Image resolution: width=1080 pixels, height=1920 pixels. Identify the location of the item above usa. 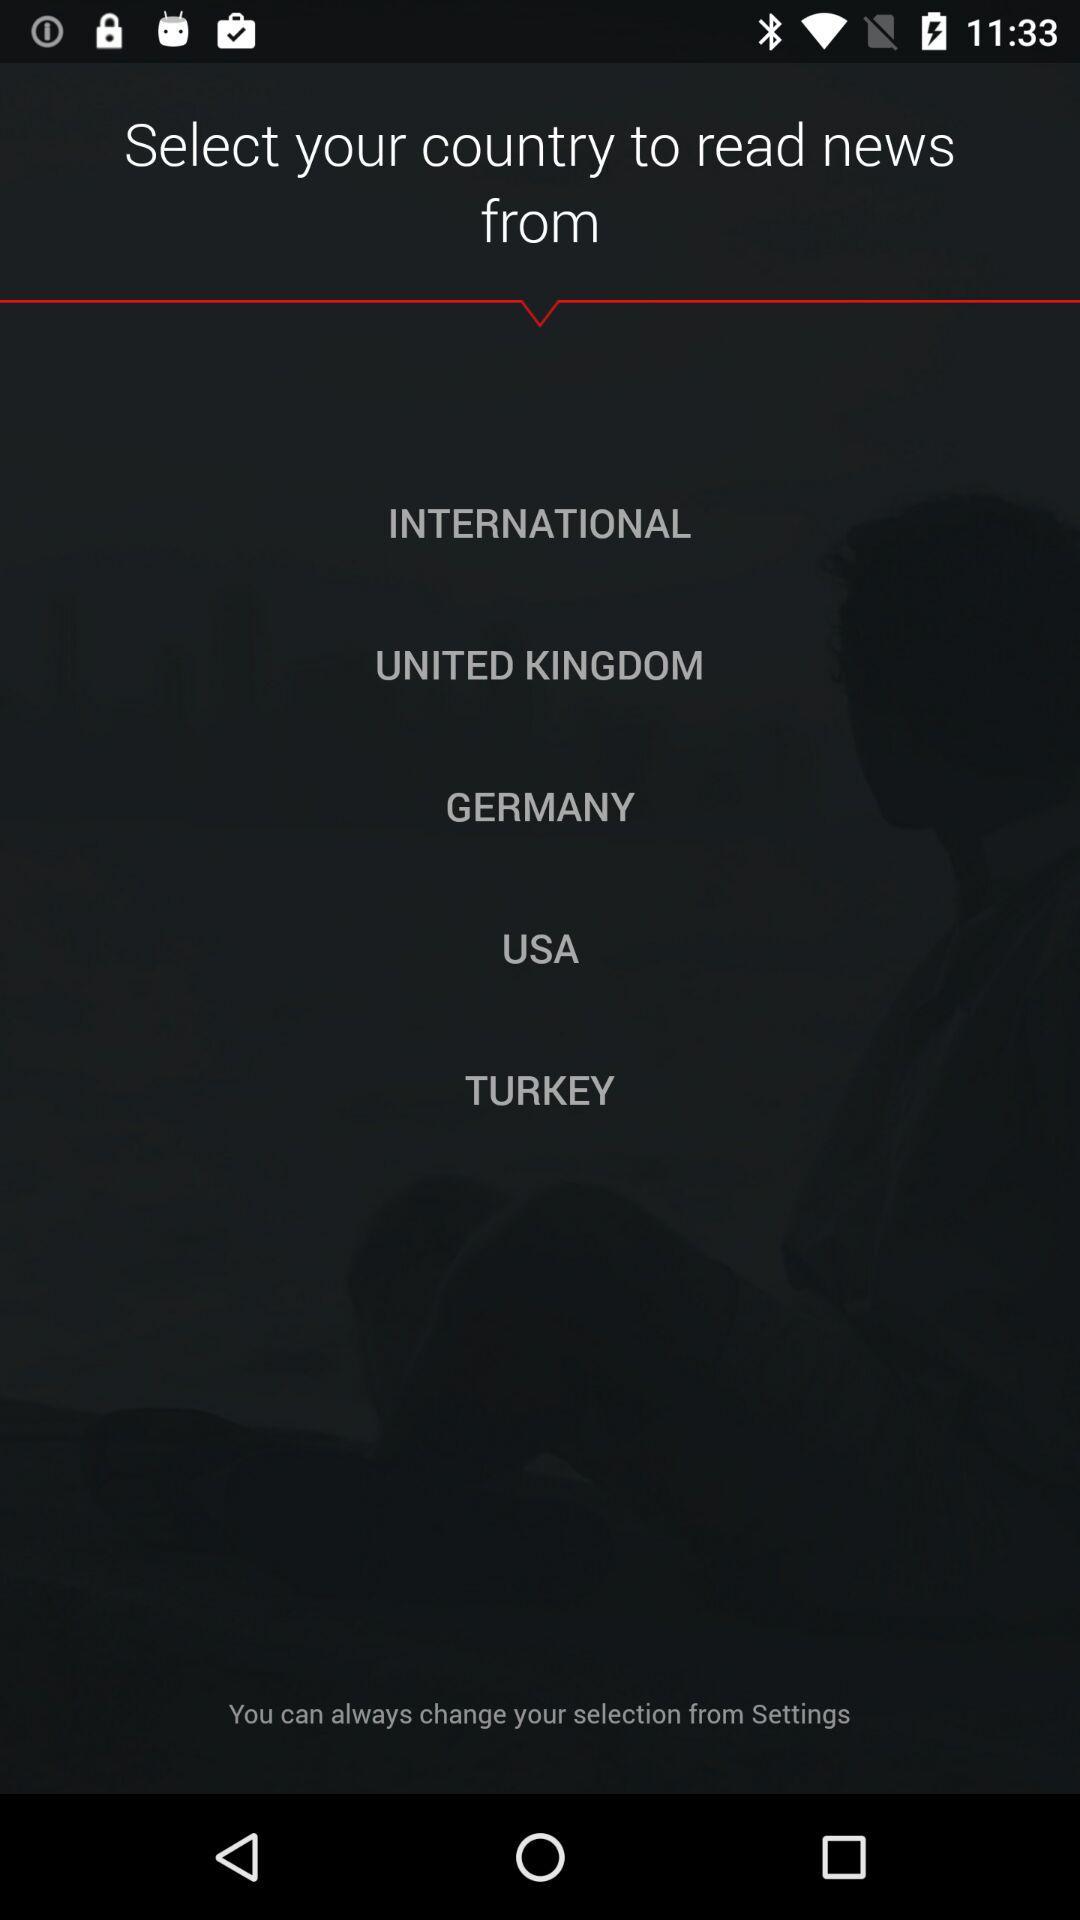
(540, 805).